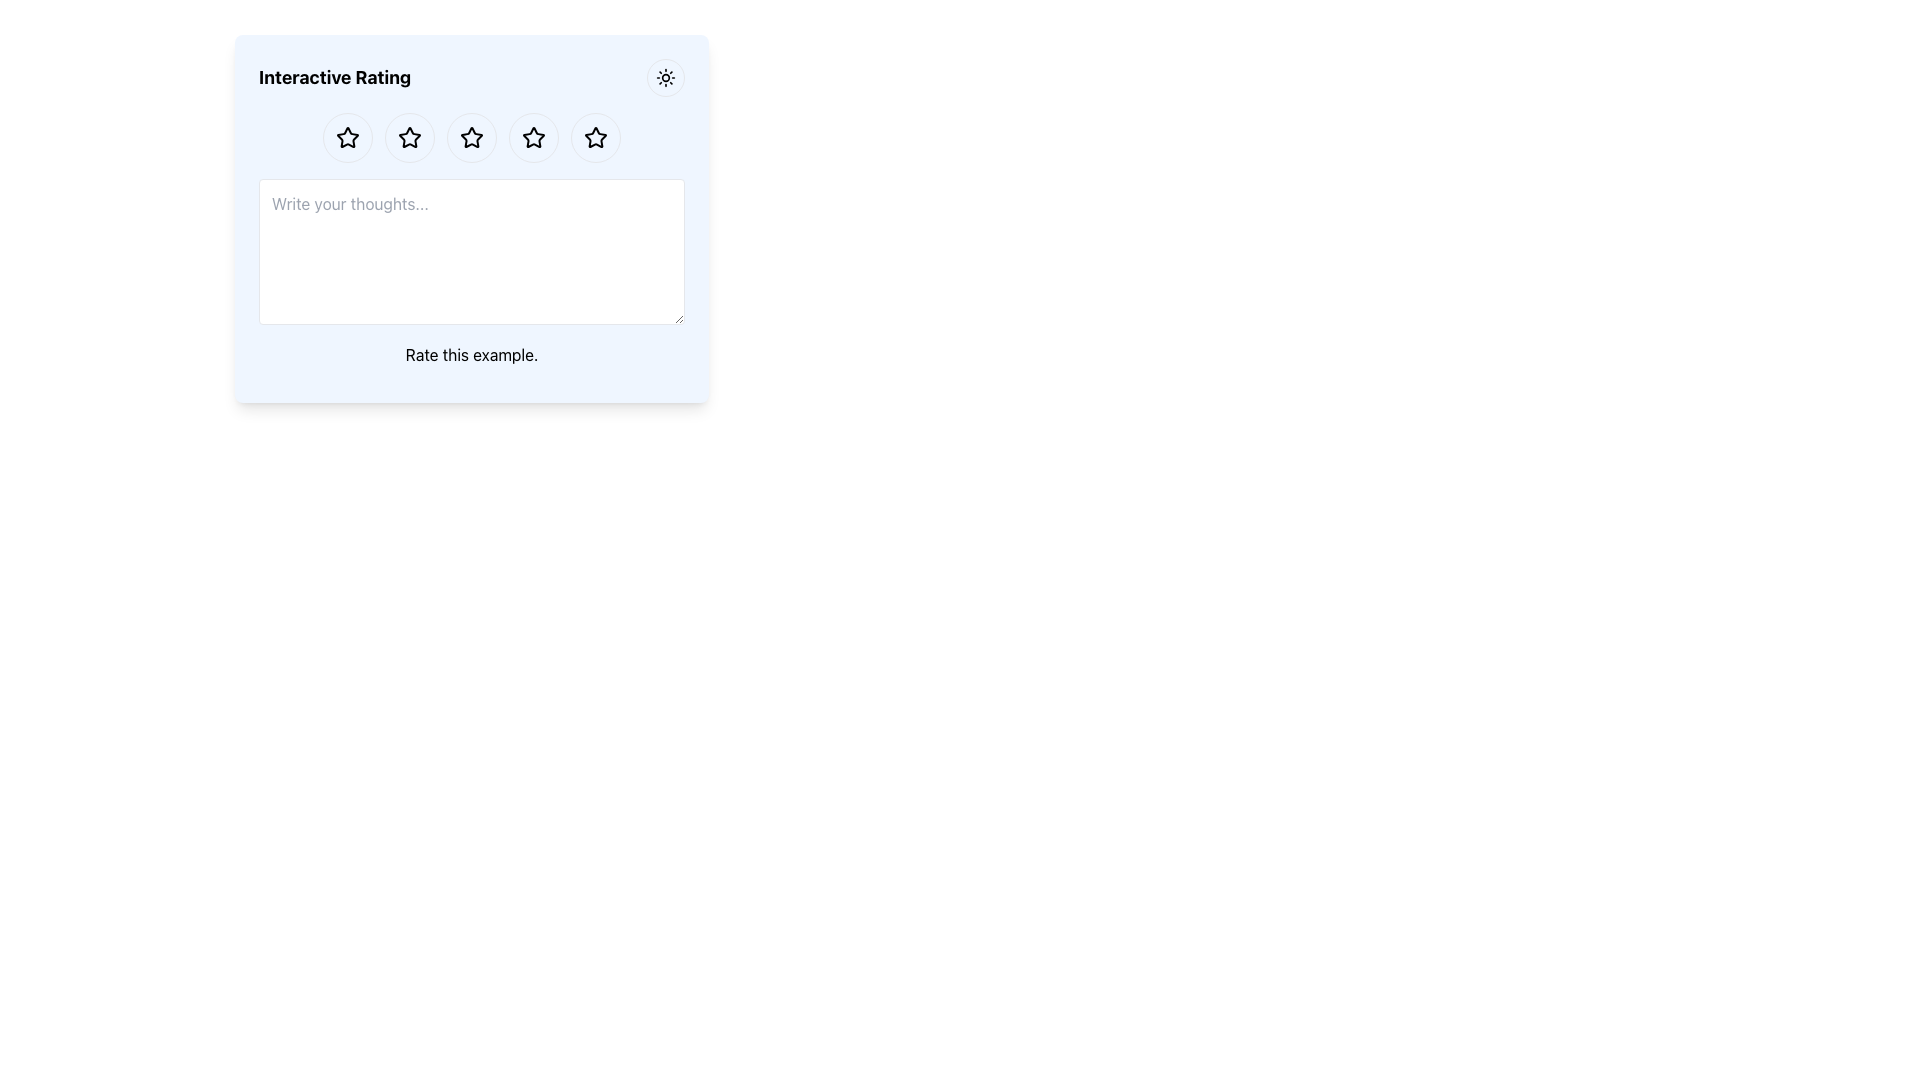  Describe the element at coordinates (335, 76) in the screenshot. I see `the bold-text header labeled 'Interactive Rating', which is prominently displayed in a large font at the top-left corner of its section` at that location.